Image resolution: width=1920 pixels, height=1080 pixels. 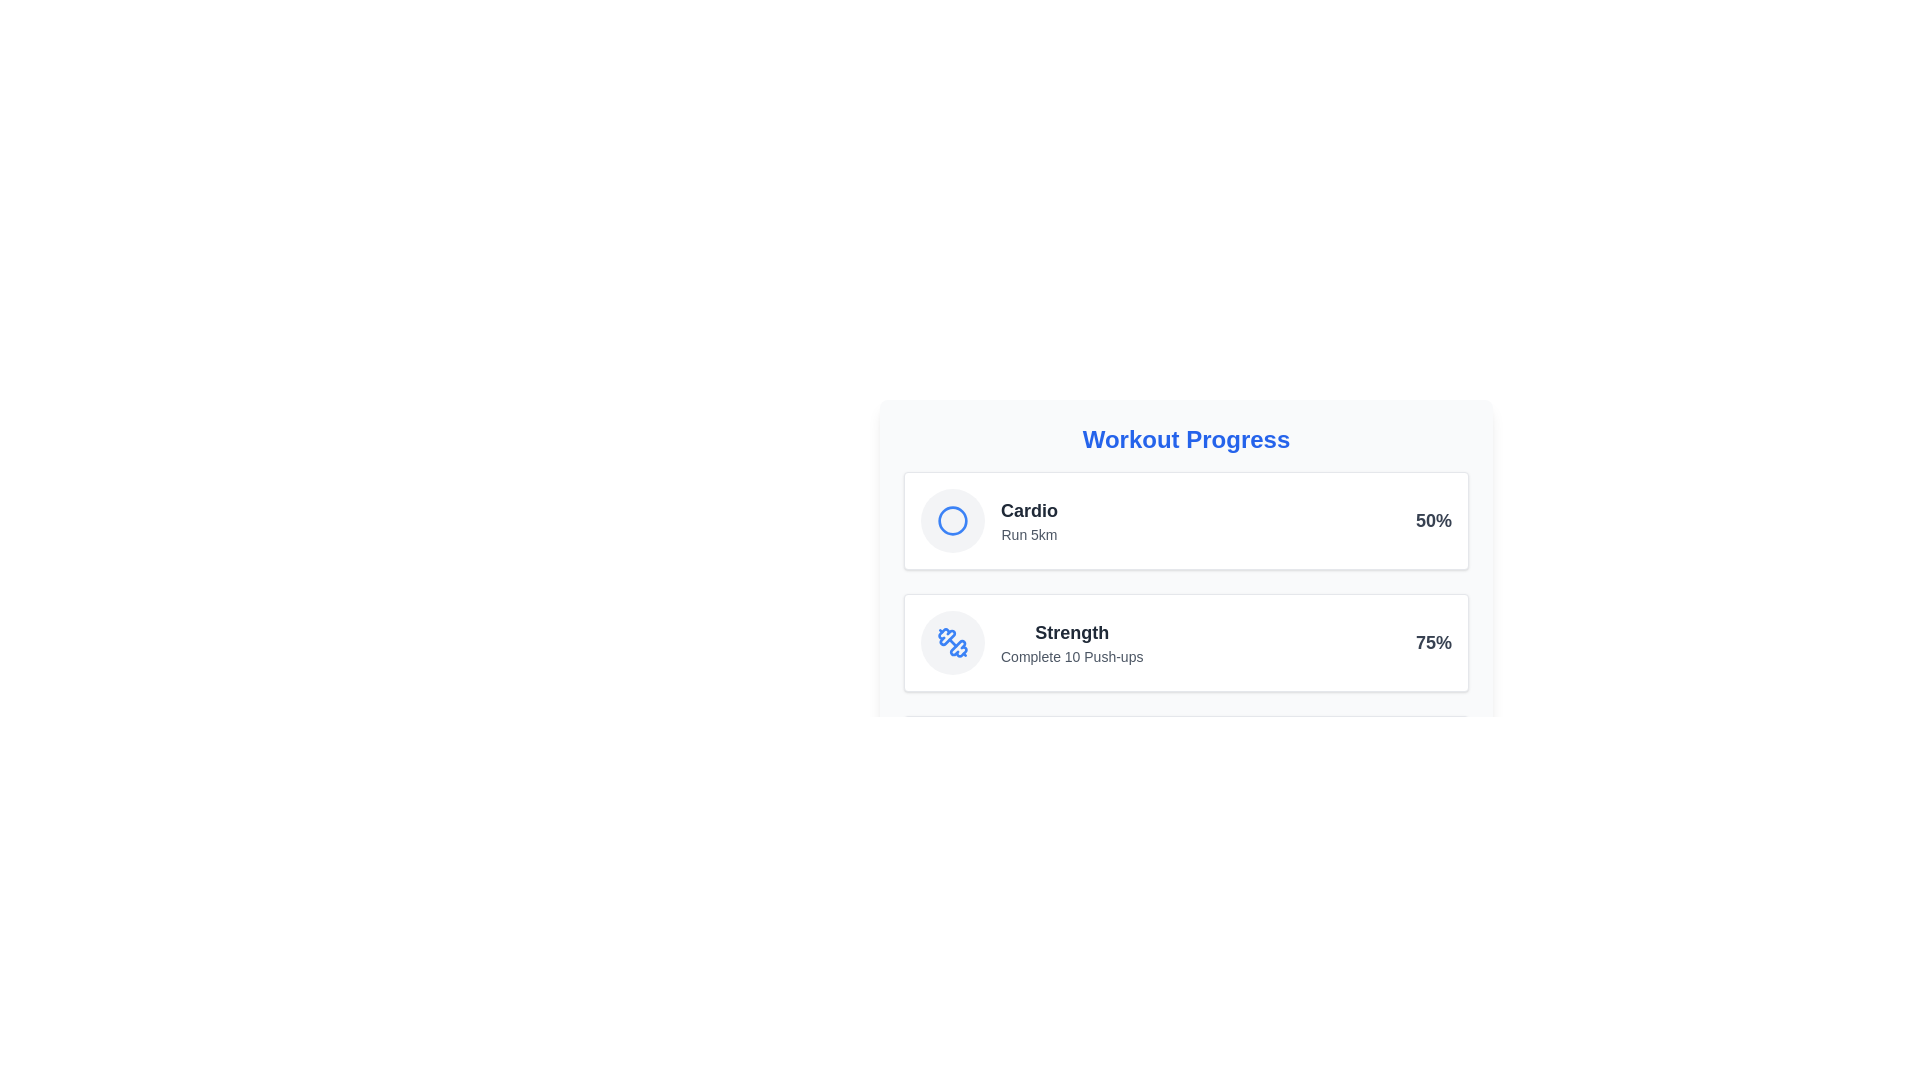 I want to click on the text label reading 'Complete 10 Push-ups', which is a smaller, gray-colored font located below the bolded text 'Strength' in the 'Workout Progress' section, so click(x=1071, y=656).